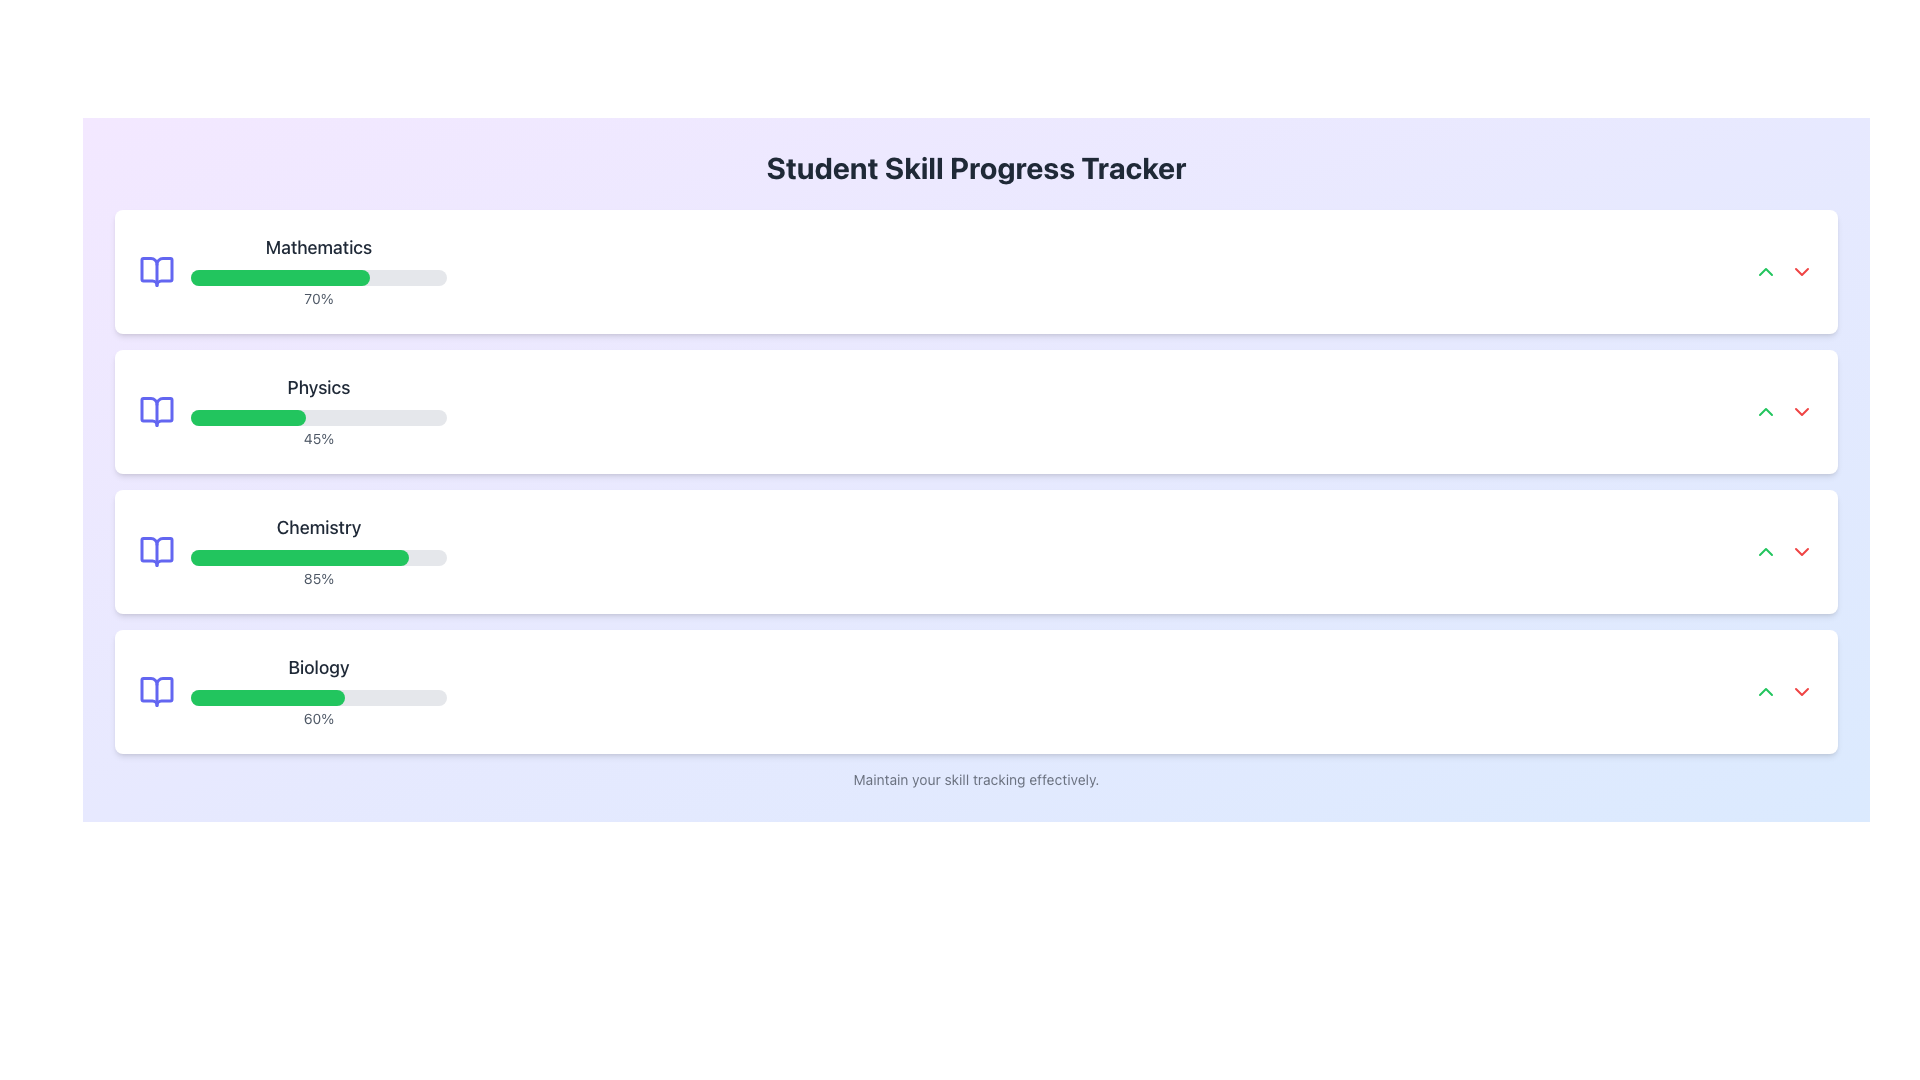 The image size is (1920, 1080). What do you see at coordinates (317, 558) in the screenshot?
I see `the green progress bar located beneath the 'Chemistry' text and above the '85%' text in the subject proficiency indicators section` at bounding box center [317, 558].